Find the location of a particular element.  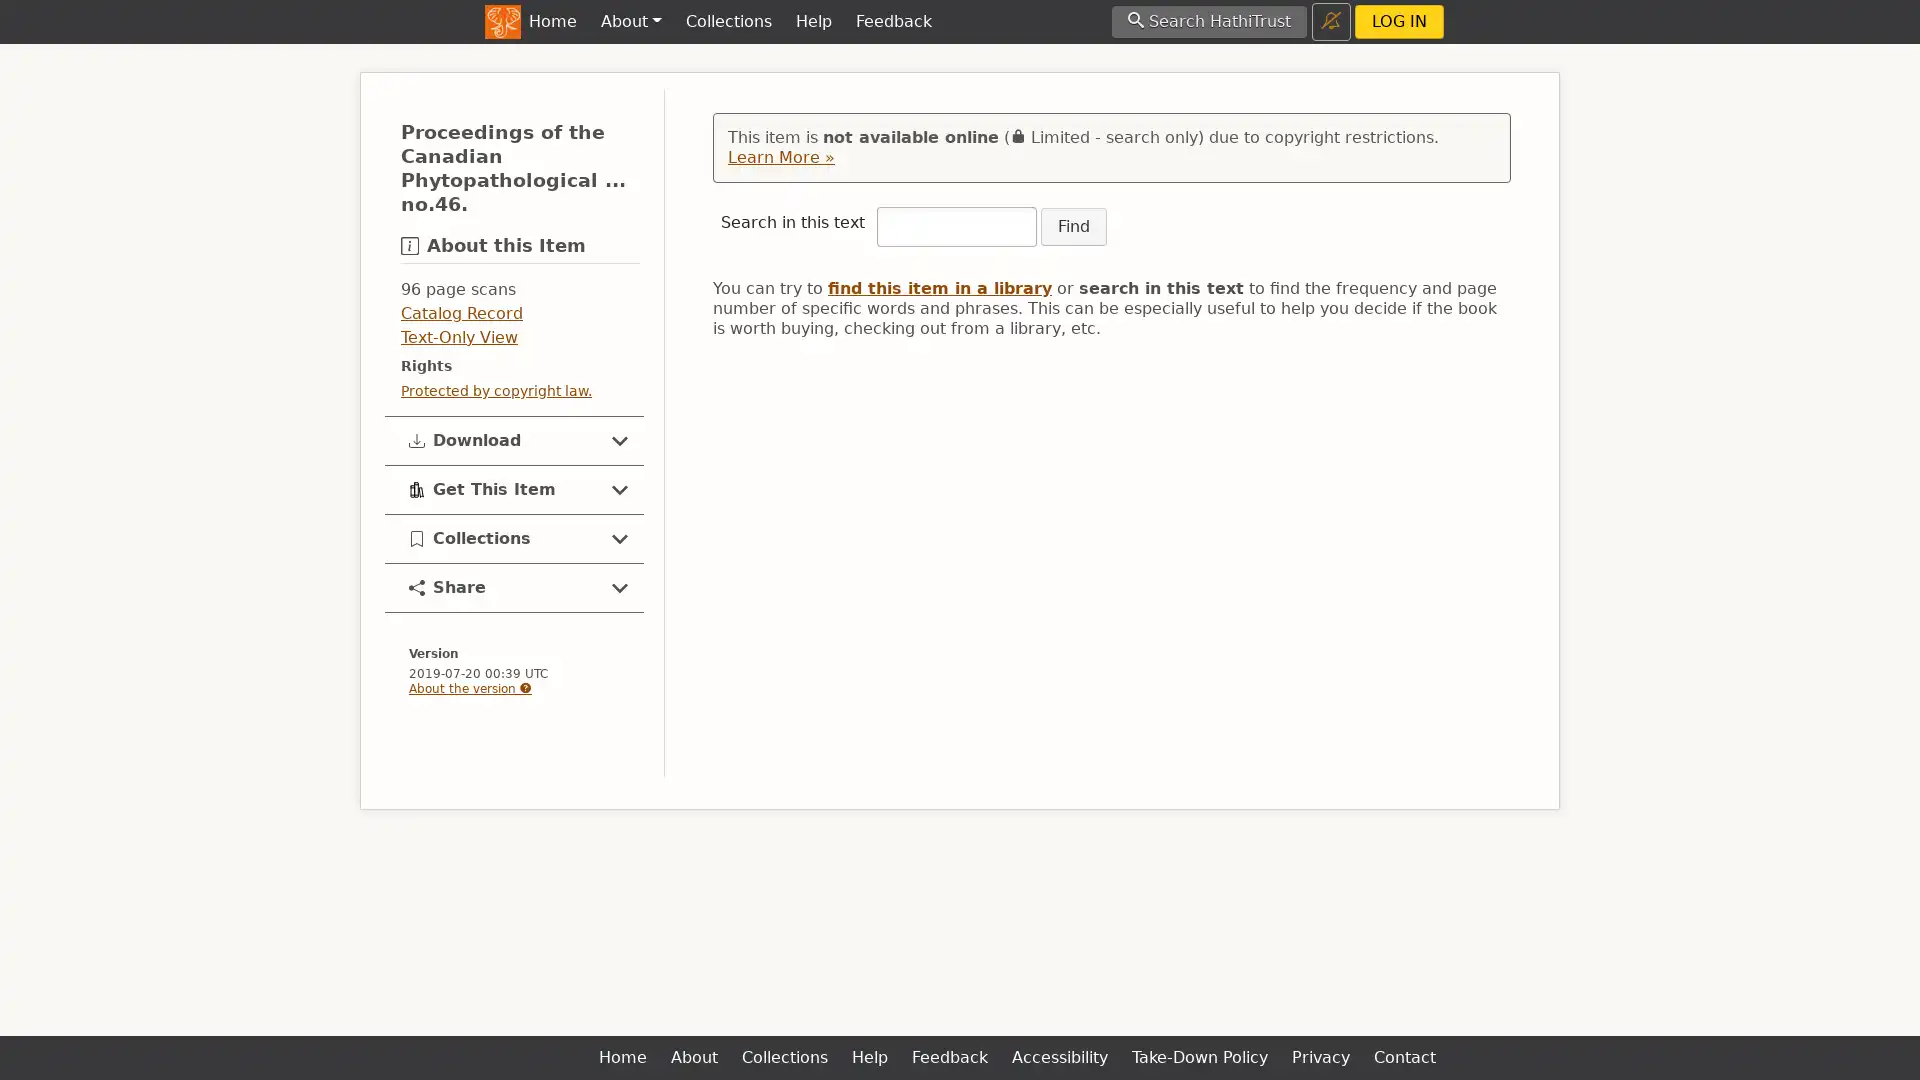

Find is located at coordinates (1073, 226).